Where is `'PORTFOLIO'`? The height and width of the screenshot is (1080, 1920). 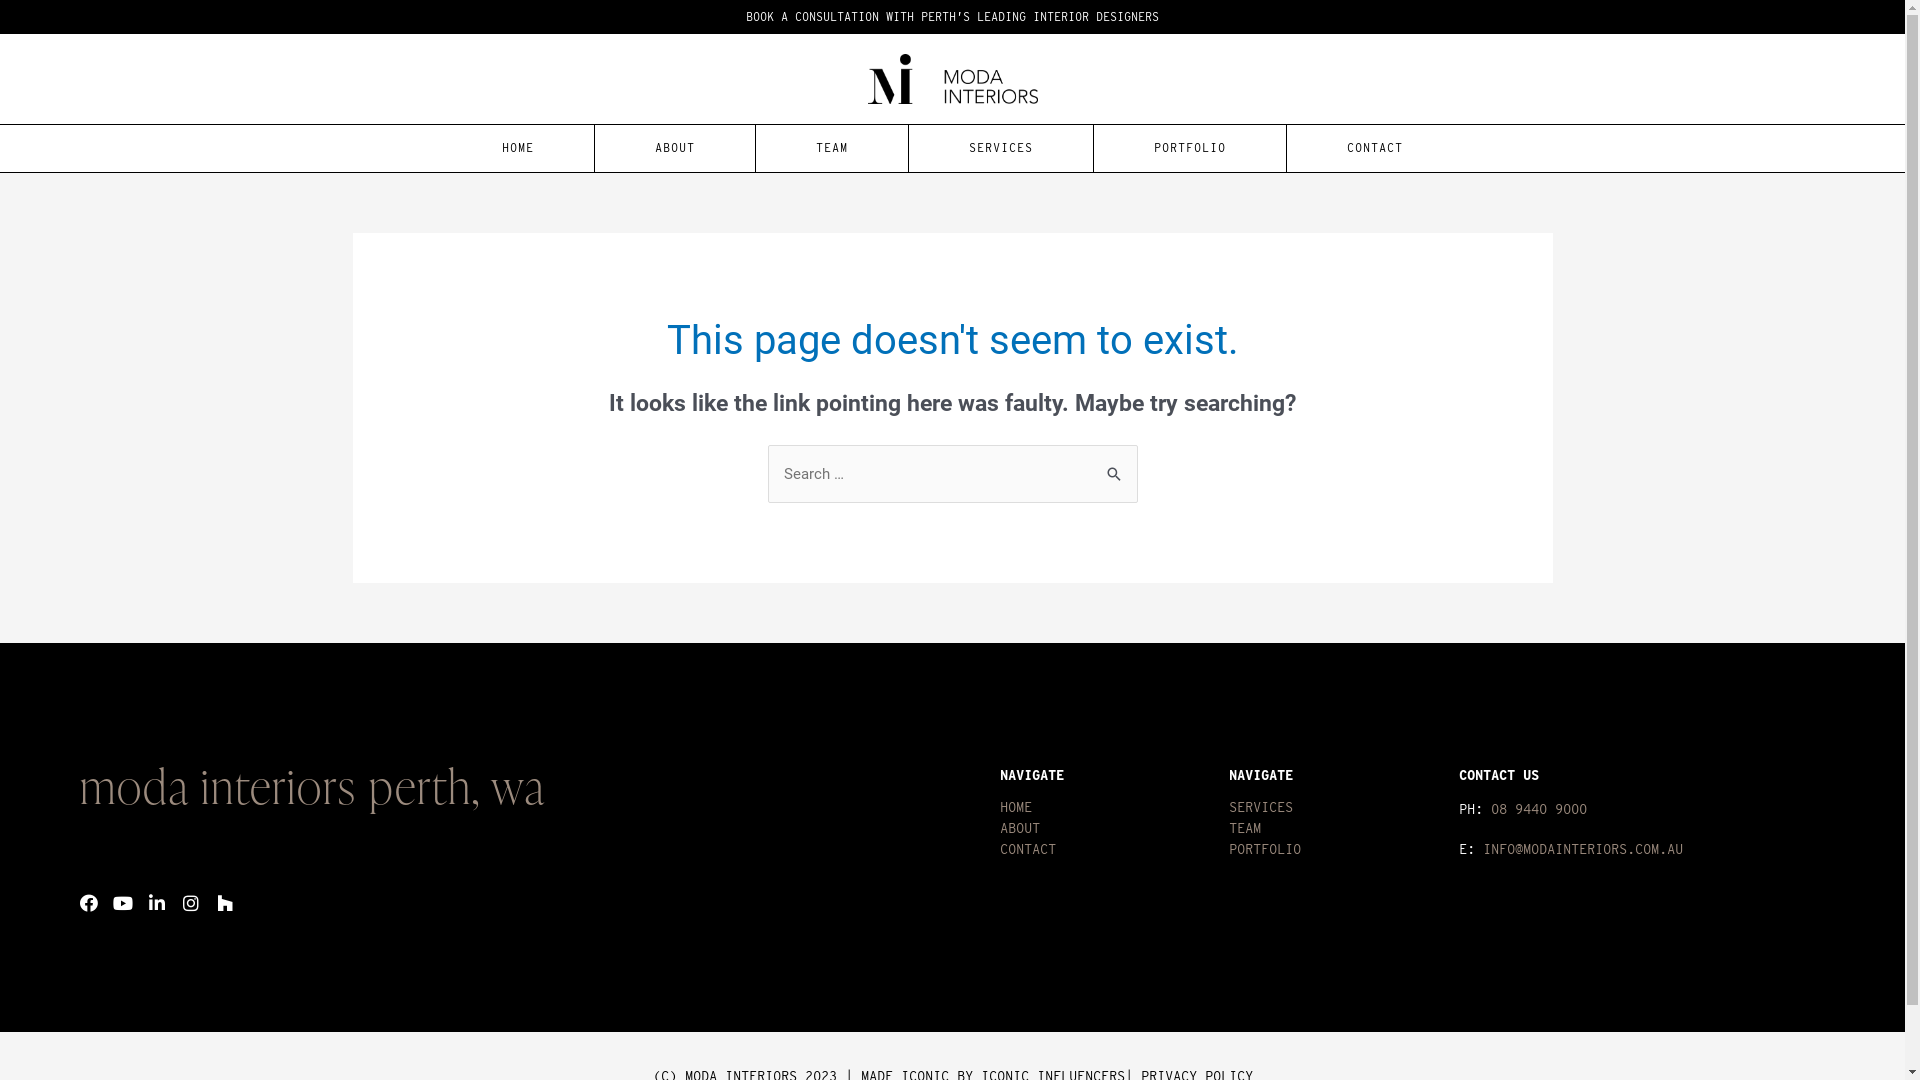 'PORTFOLIO' is located at coordinates (1190, 146).